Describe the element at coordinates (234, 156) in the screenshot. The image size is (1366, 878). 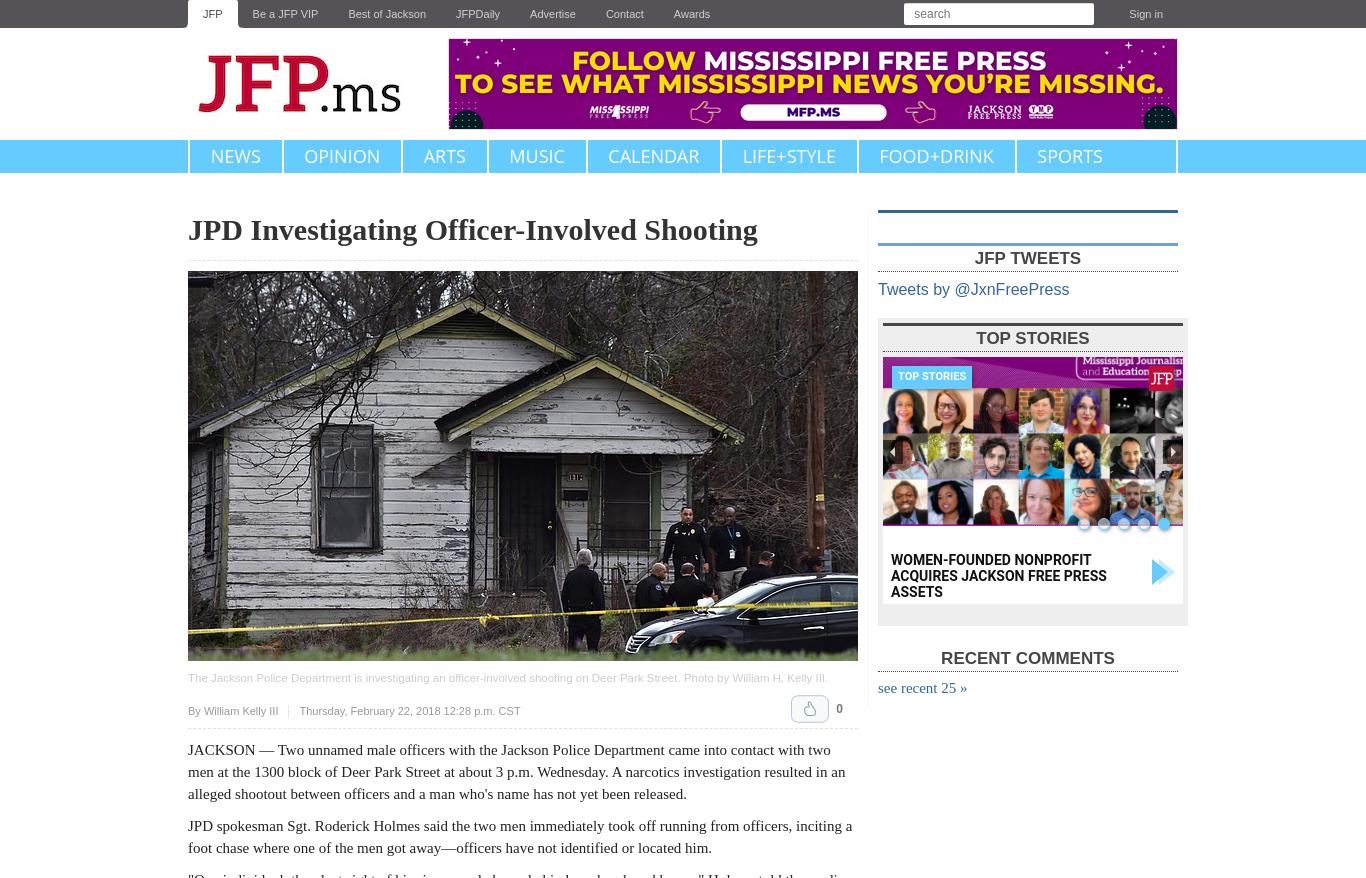
I see `'News'` at that location.